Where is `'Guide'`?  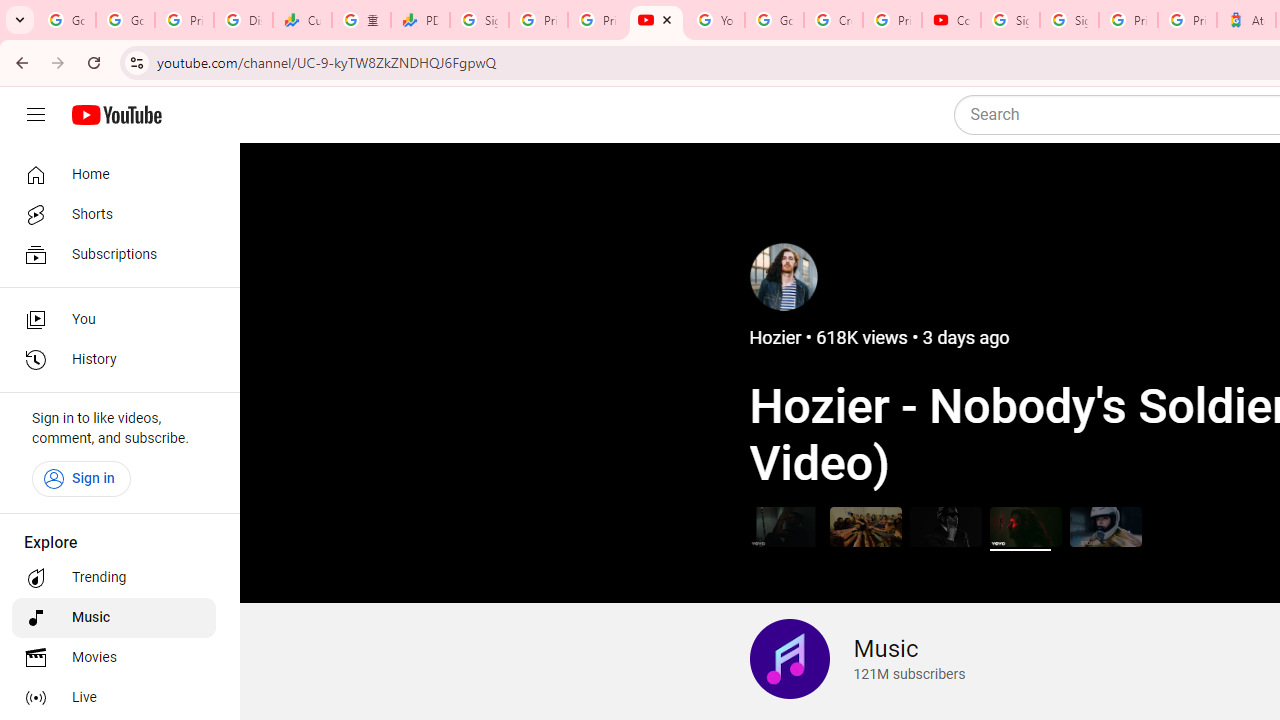
'Guide' is located at coordinates (35, 115).